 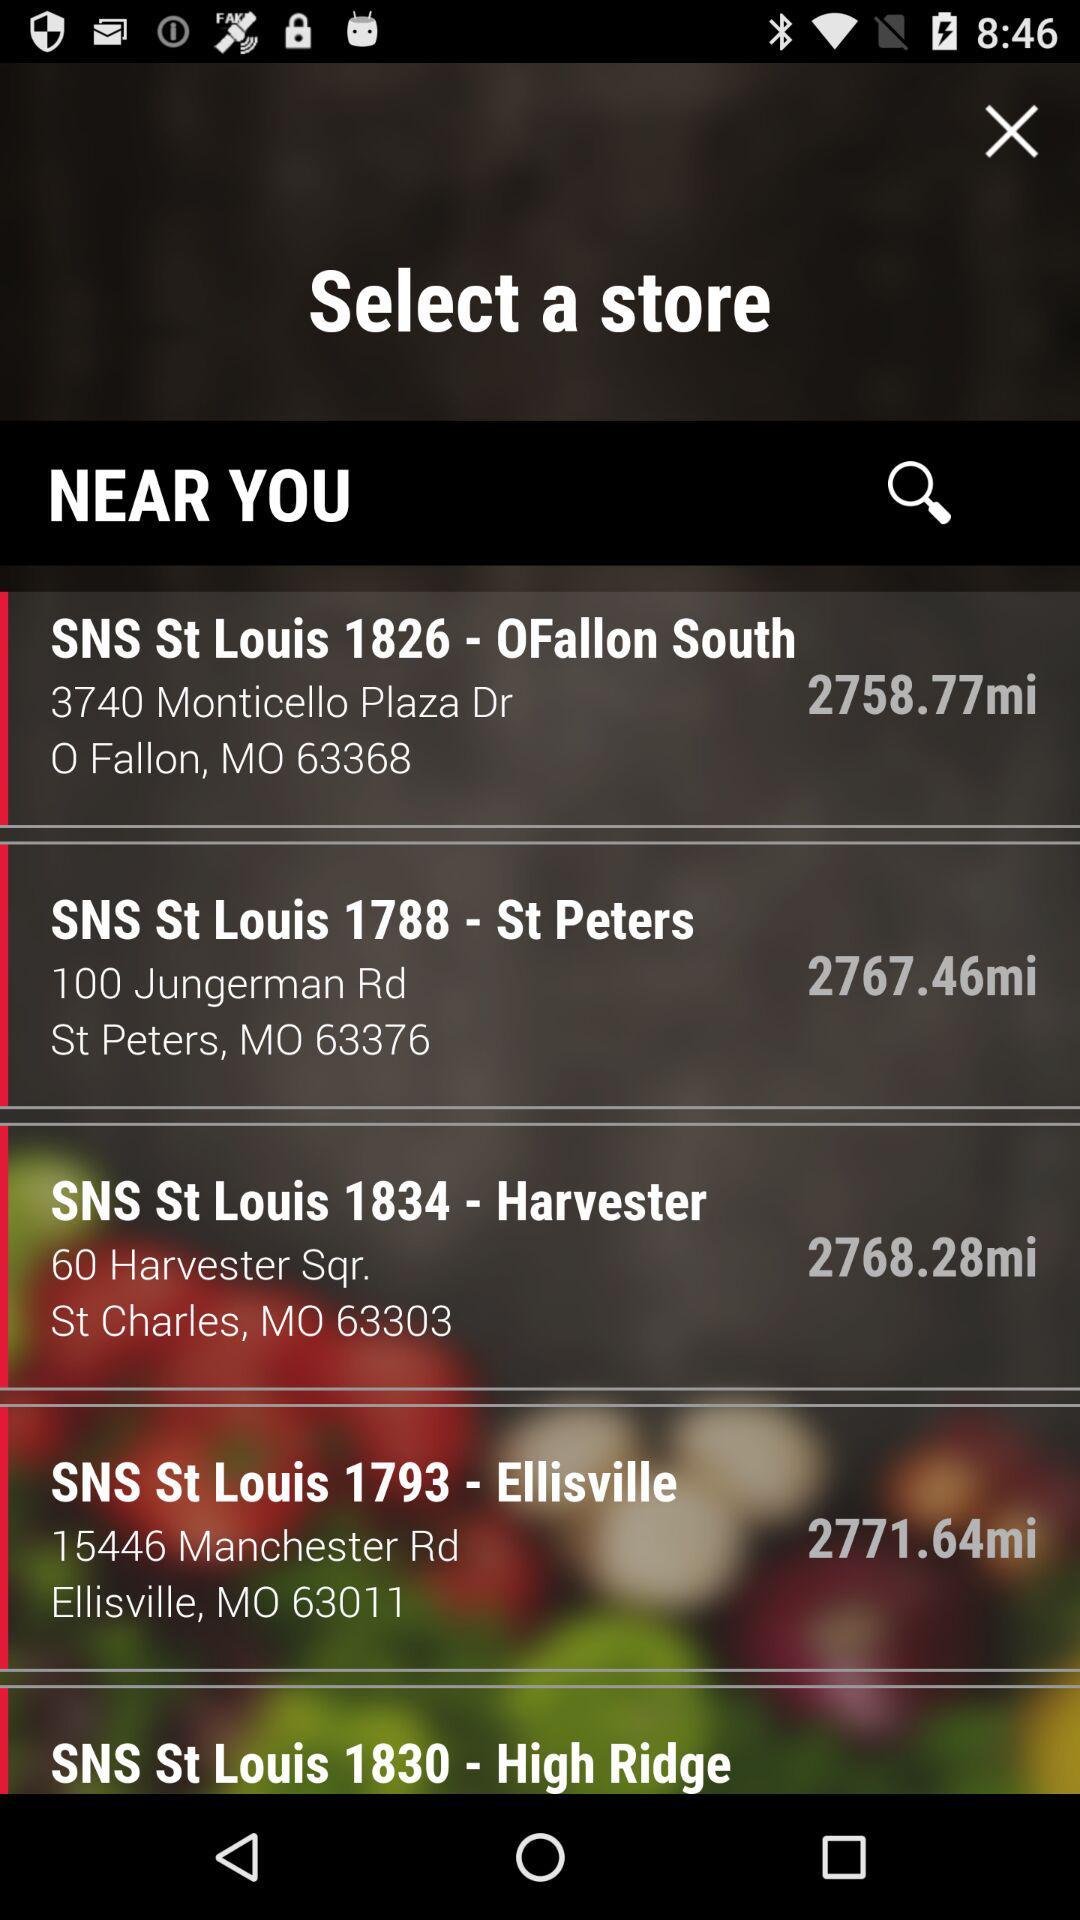 What do you see at coordinates (1011, 130) in the screenshot?
I see `button` at bounding box center [1011, 130].